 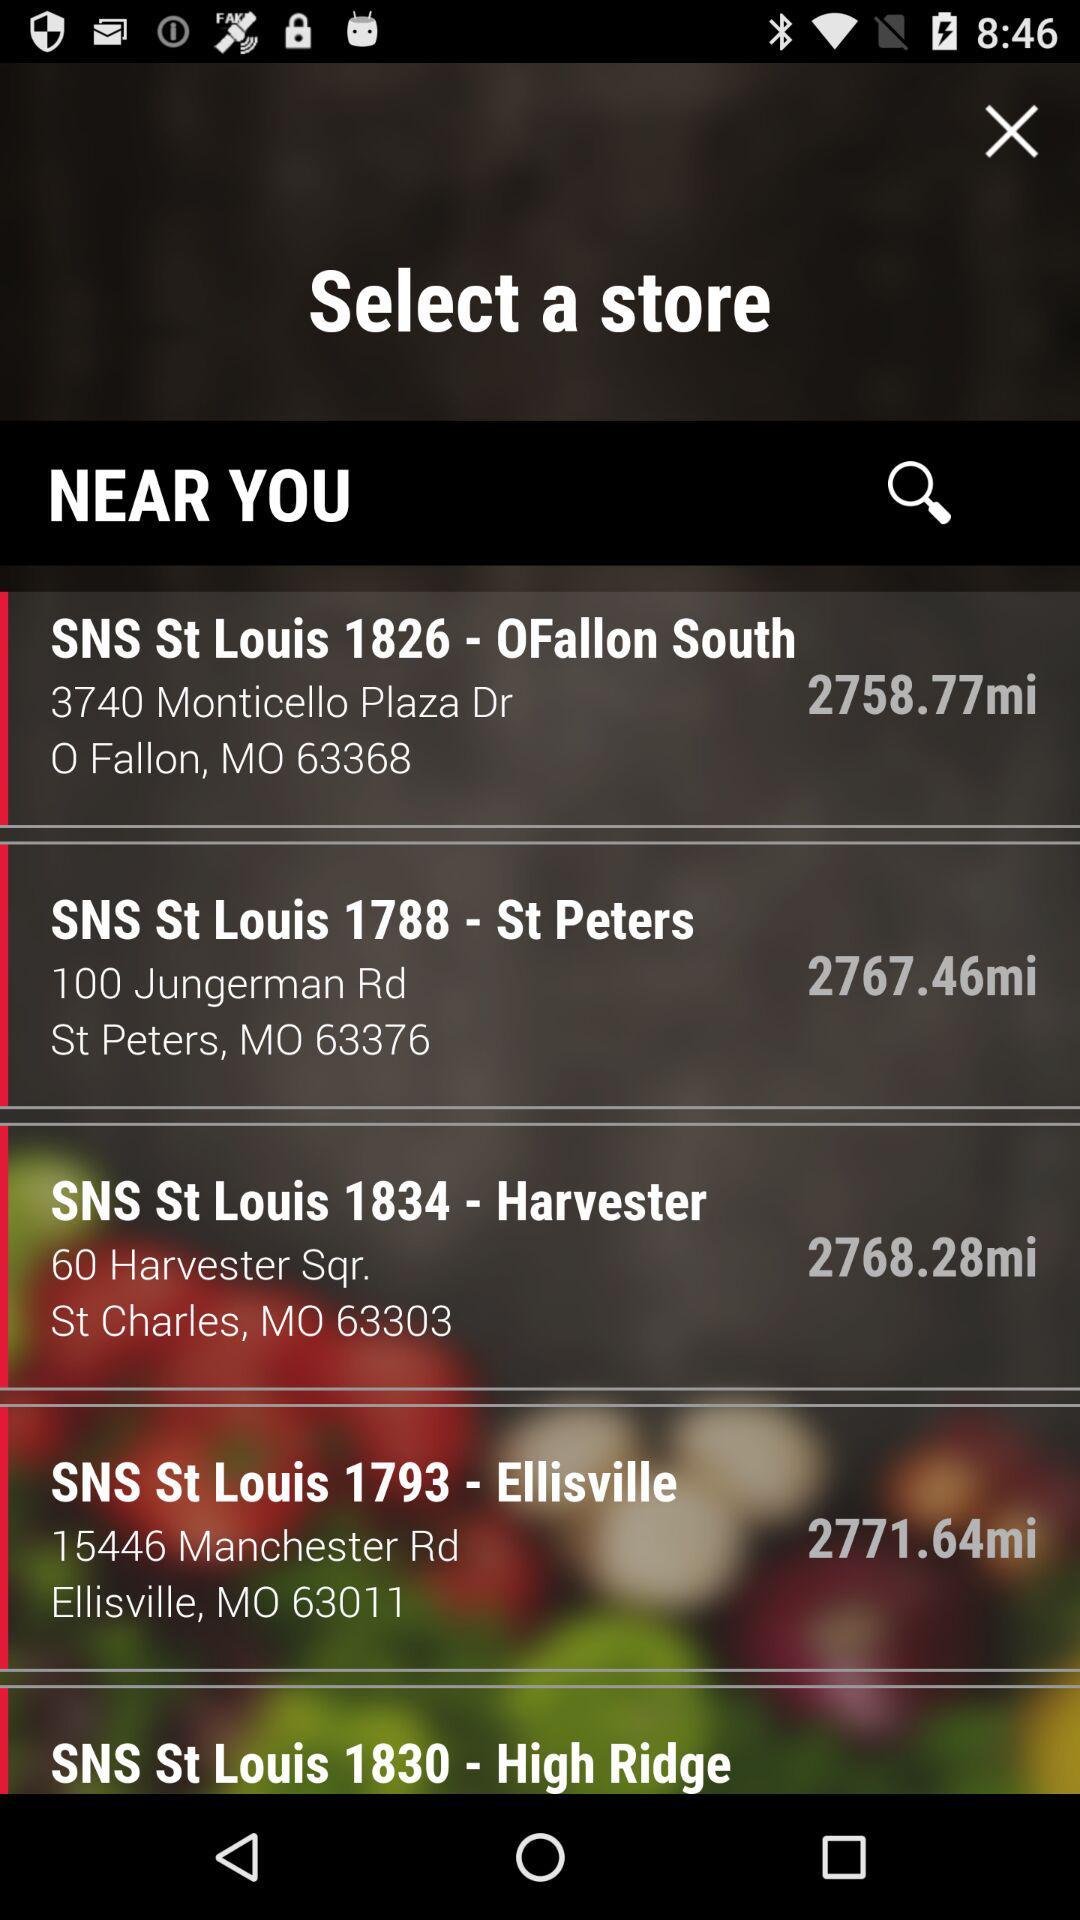 What do you see at coordinates (1011, 130) in the screenshot?
I see `button` at bounding box center [1011, 130].